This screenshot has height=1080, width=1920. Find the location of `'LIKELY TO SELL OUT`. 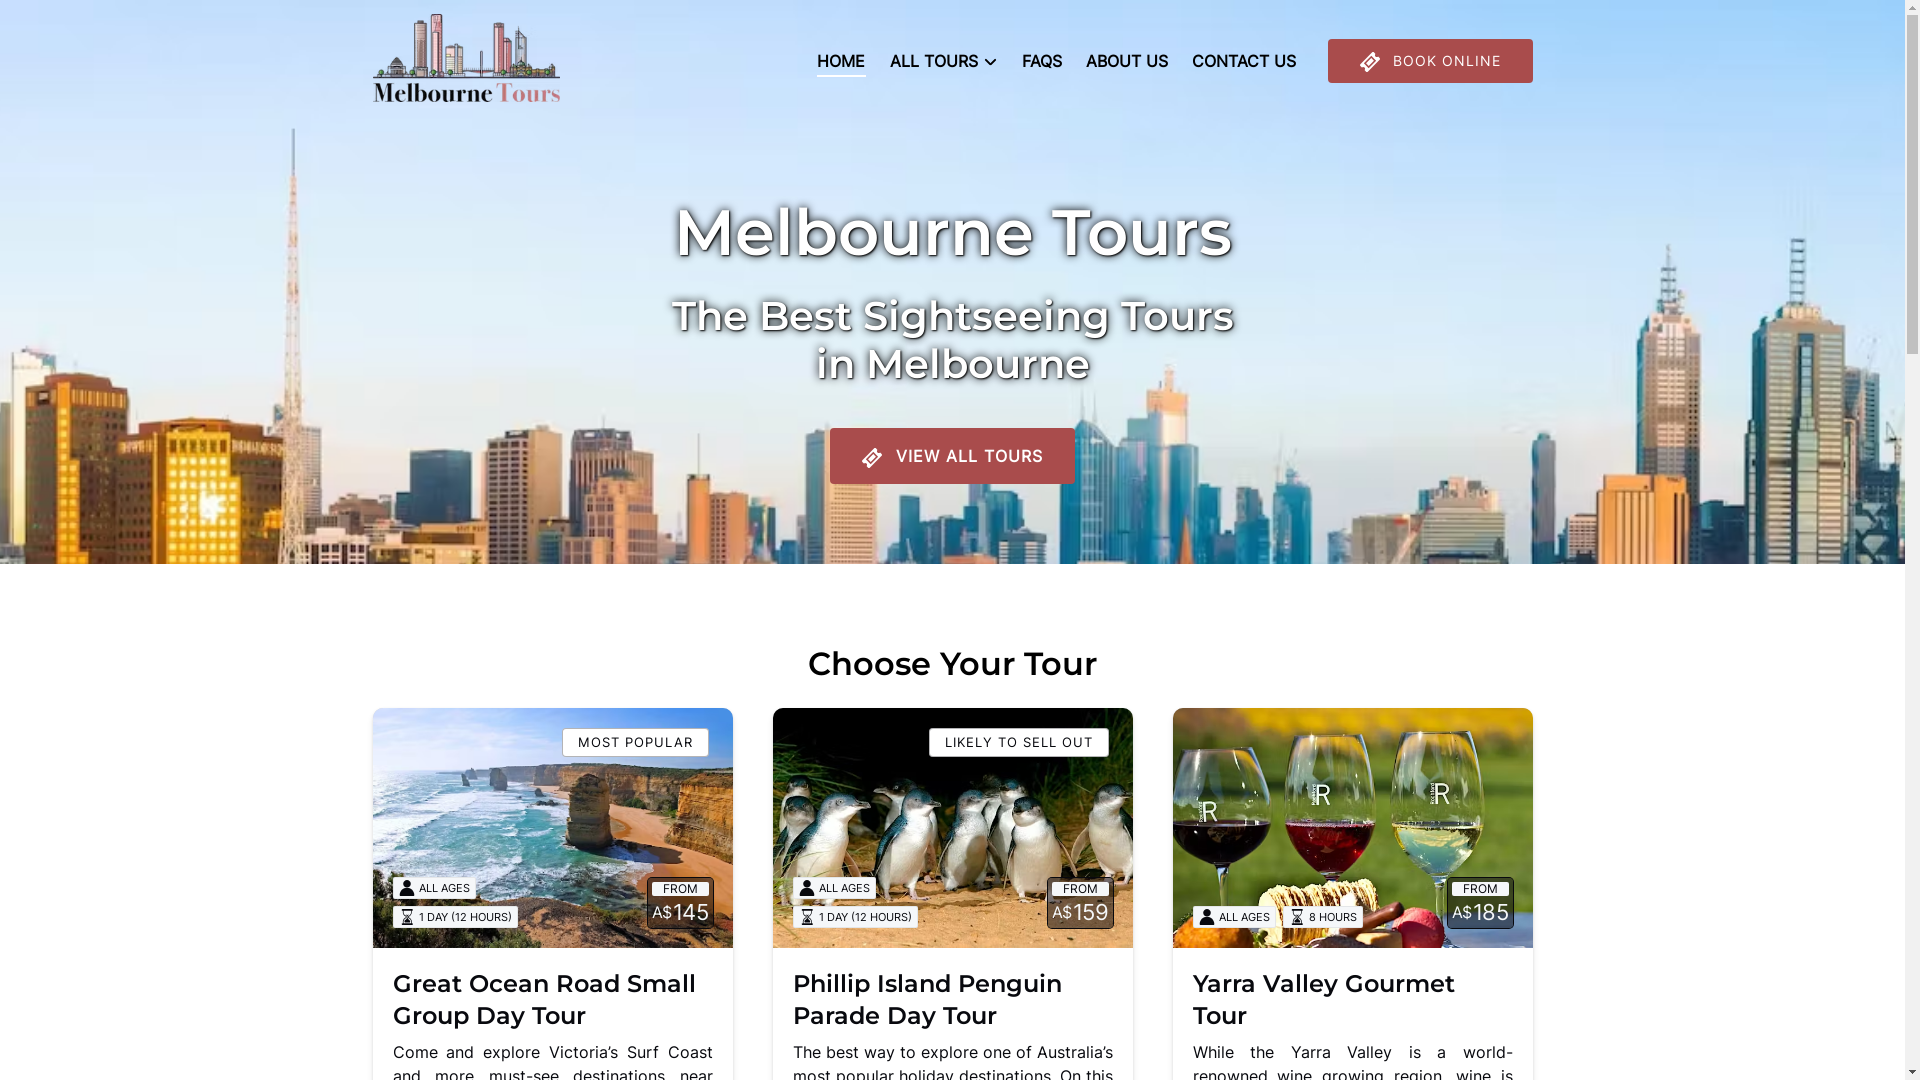

'LIKELY TO SELL OUT is located at coordinates (950, 828).